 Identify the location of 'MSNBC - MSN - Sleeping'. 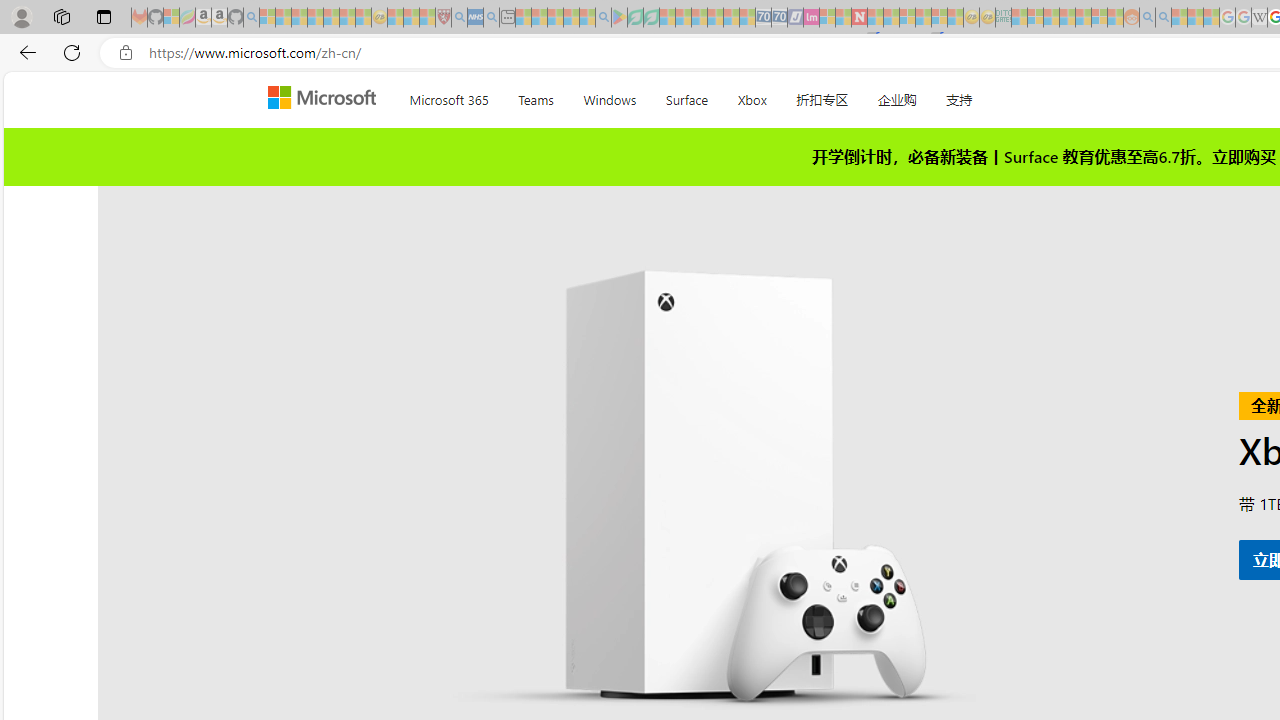
(1019, 17).